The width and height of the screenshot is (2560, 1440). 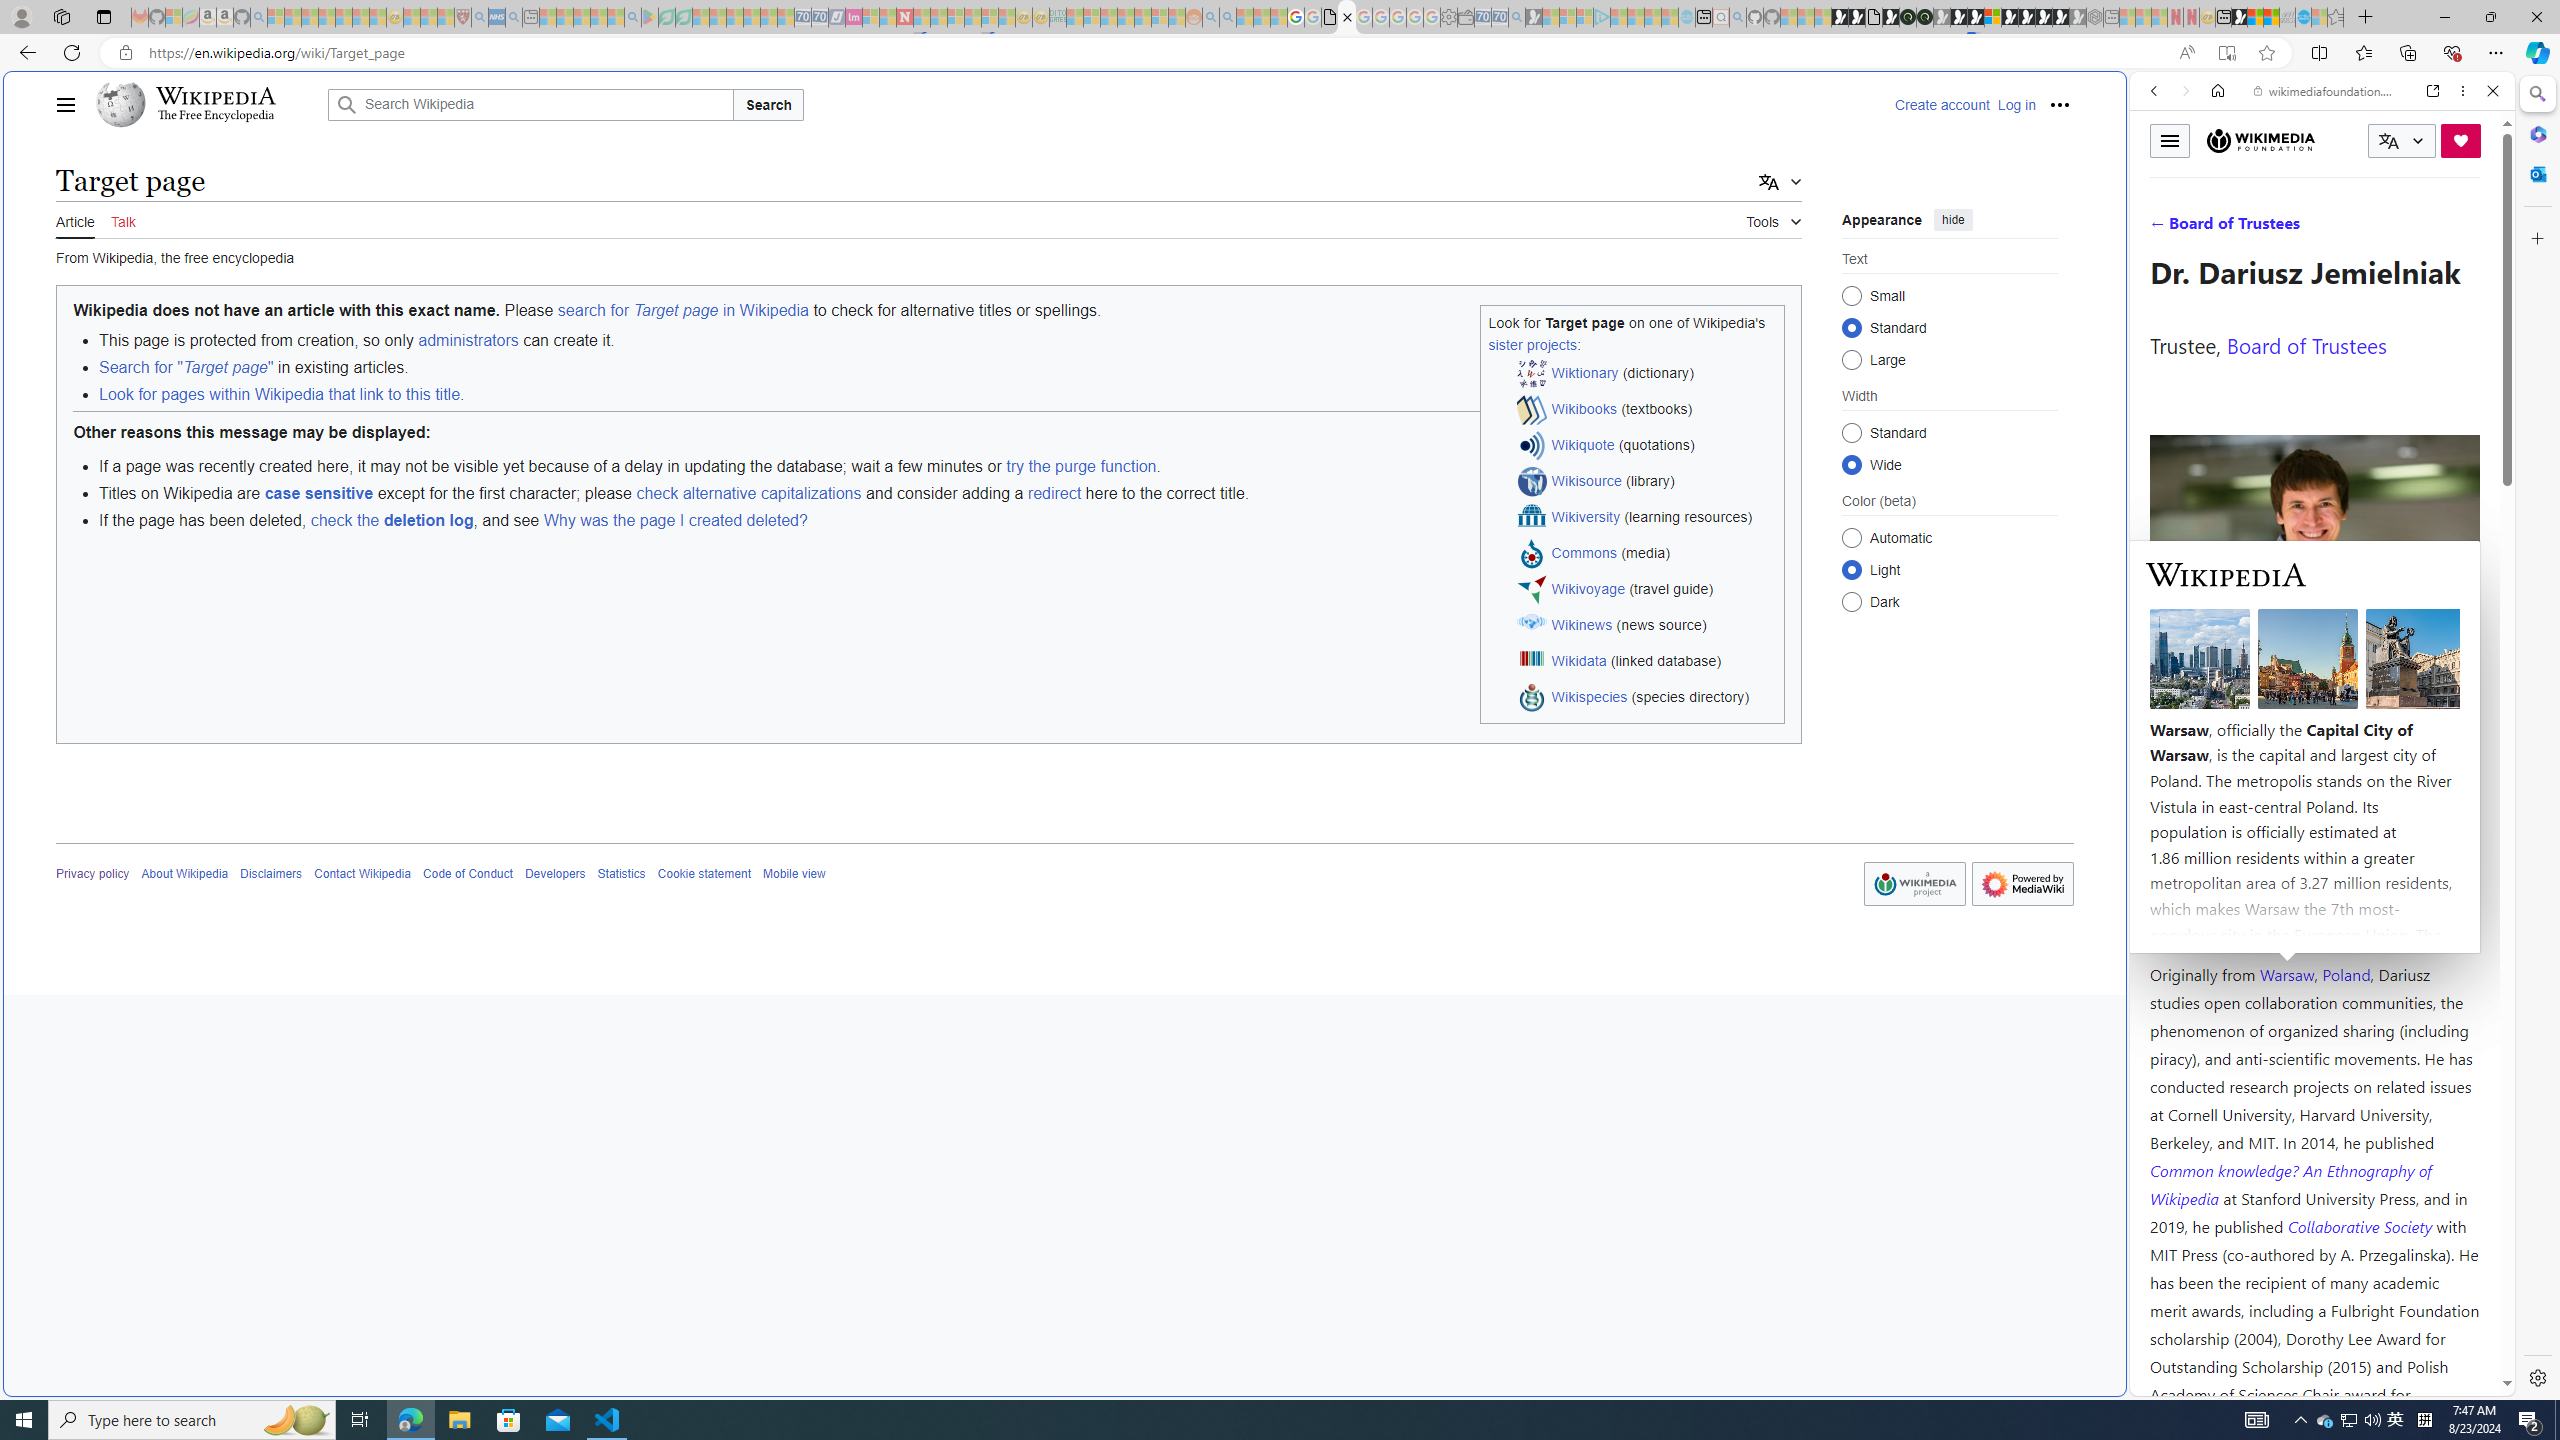 What do you see at coordinates (183, 873) in the screenshot?
I see `'About Wikipedia'` at bounding box center [183, 873].